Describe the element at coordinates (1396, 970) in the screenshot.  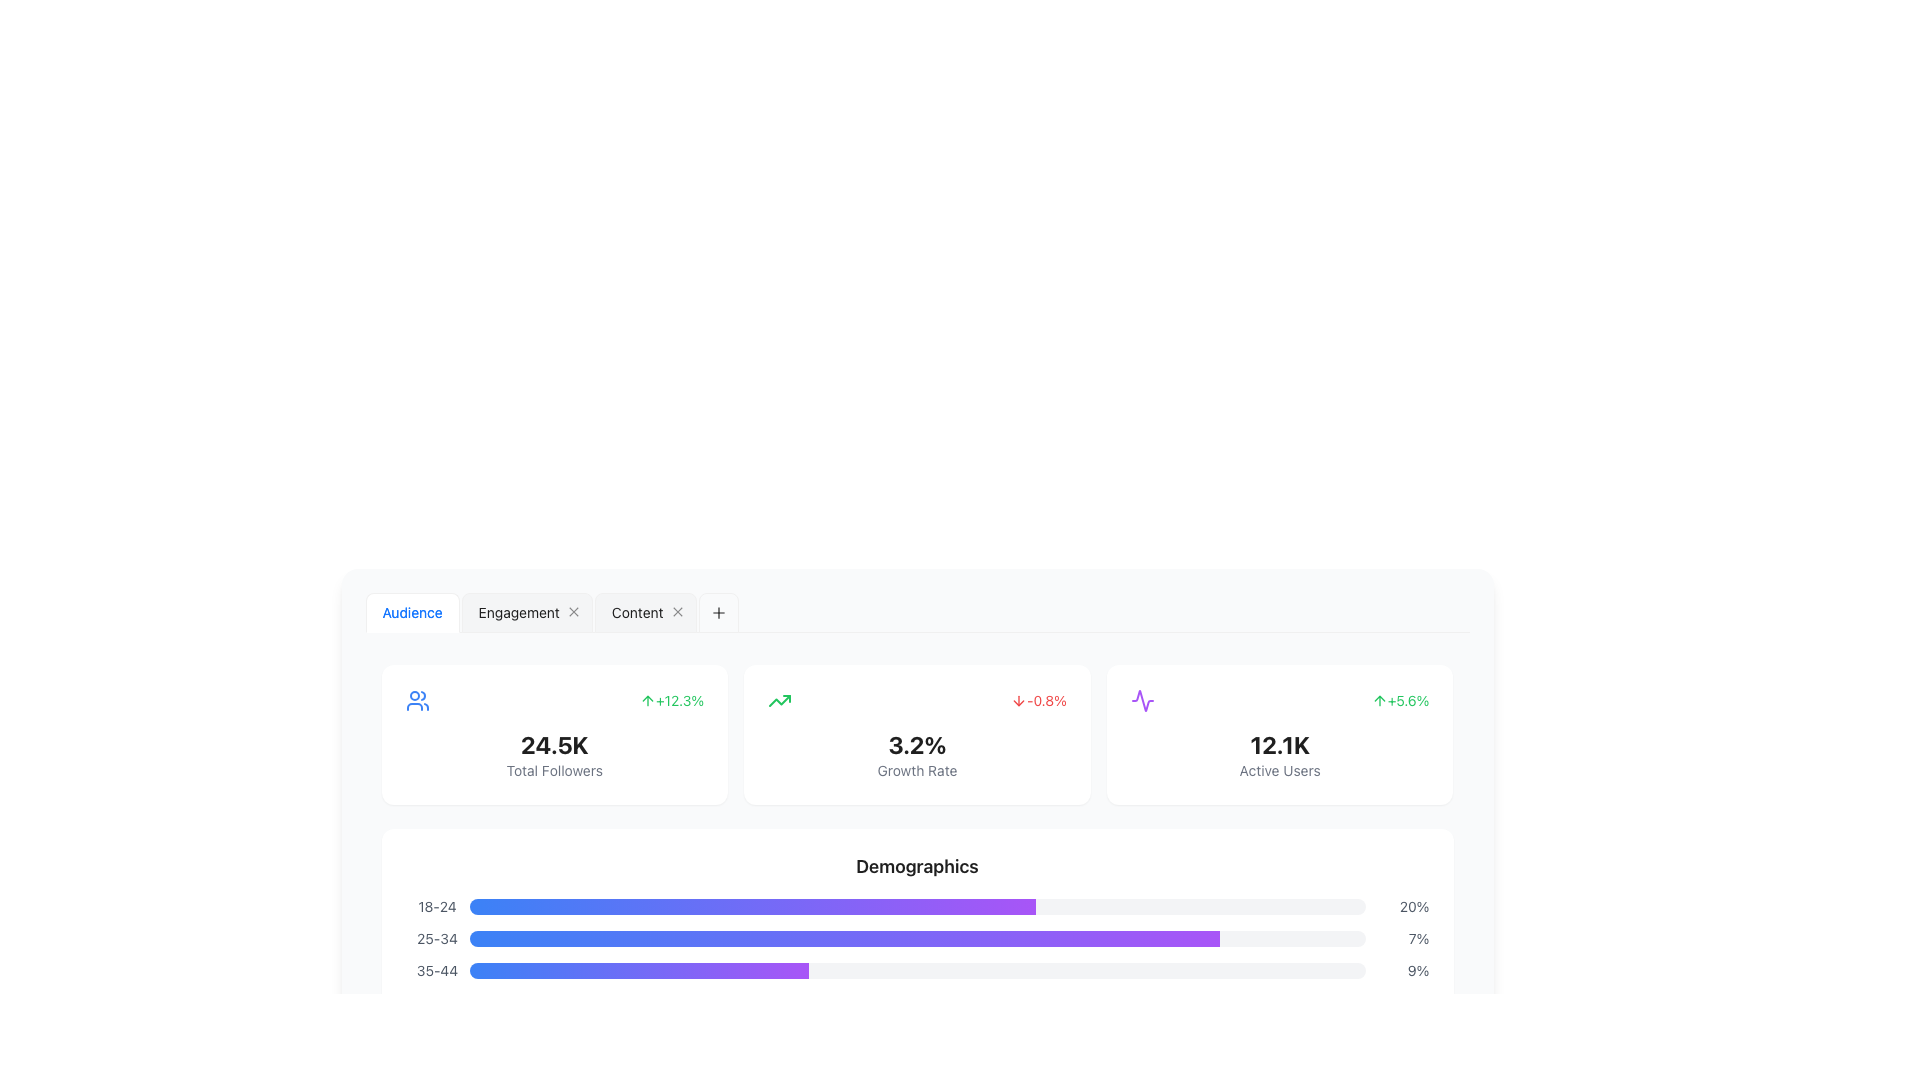
I see `the text label displaying '9%' in a small gray font, located to the far right of the demographic section row labeled '35-44'` at that location.